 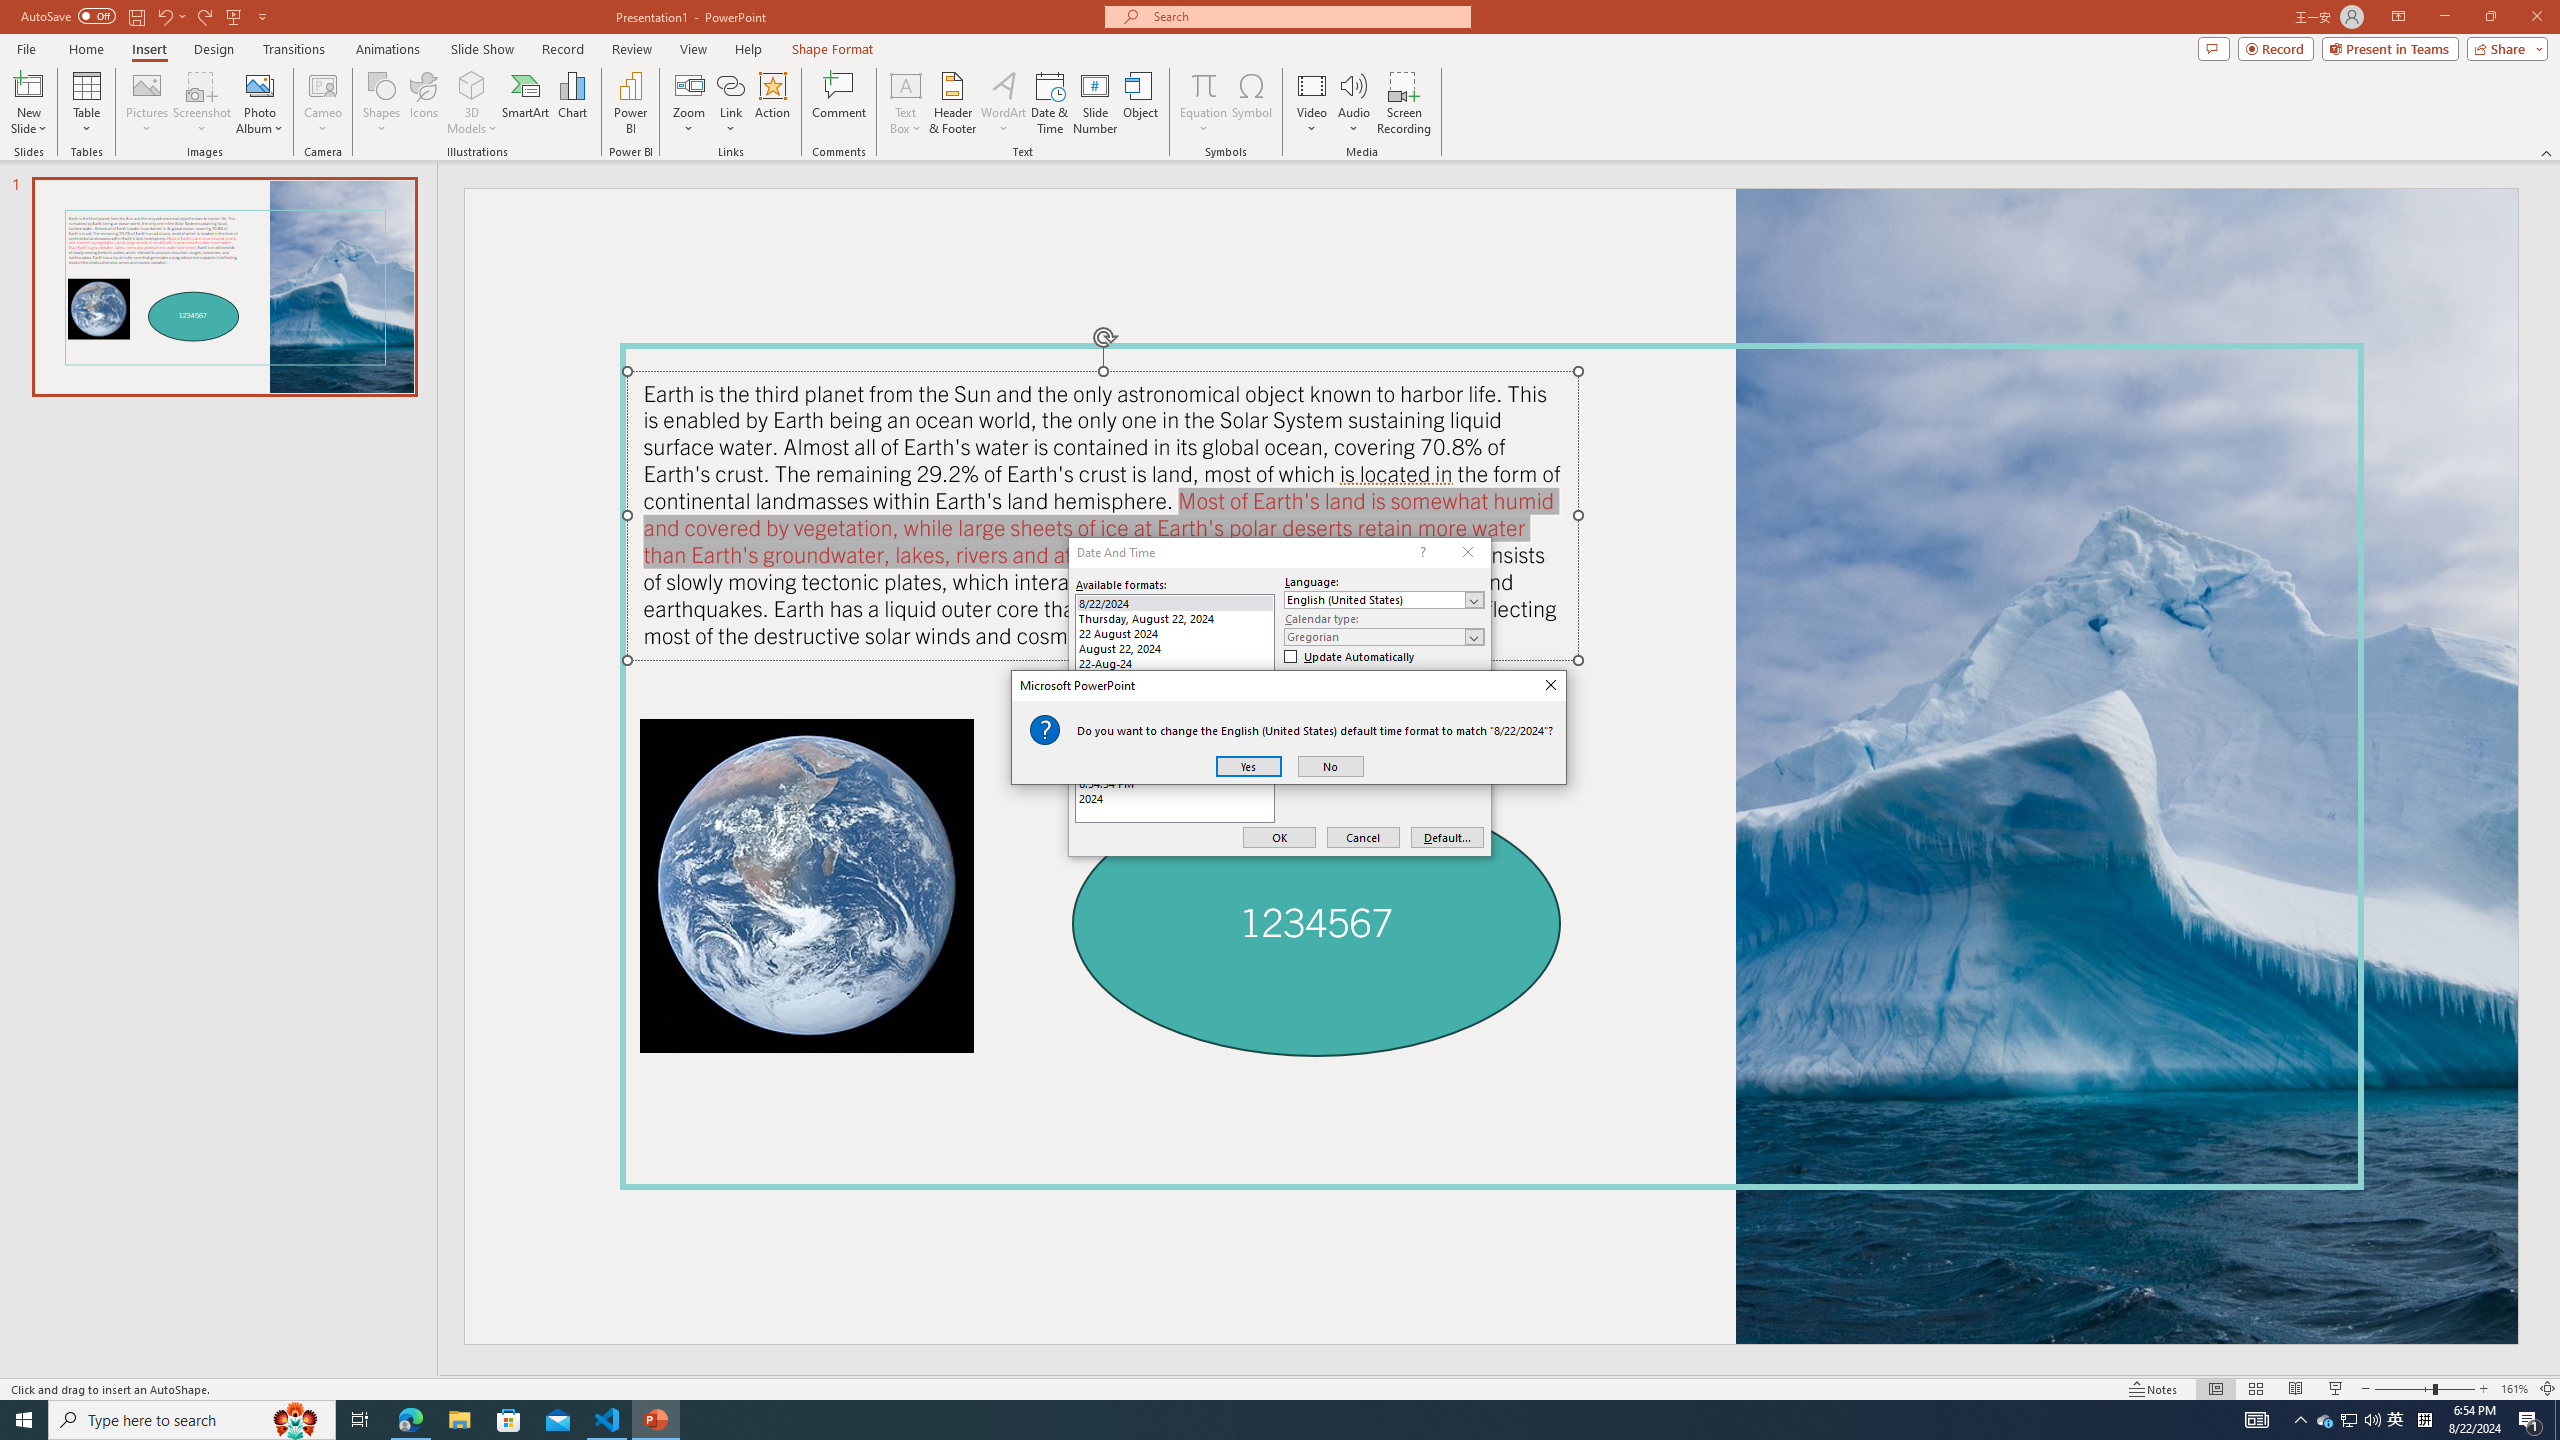 What do you see at coordinates (423, 103) in the screenshot?
I see `'Icons'` at bounding box center [423, 103].